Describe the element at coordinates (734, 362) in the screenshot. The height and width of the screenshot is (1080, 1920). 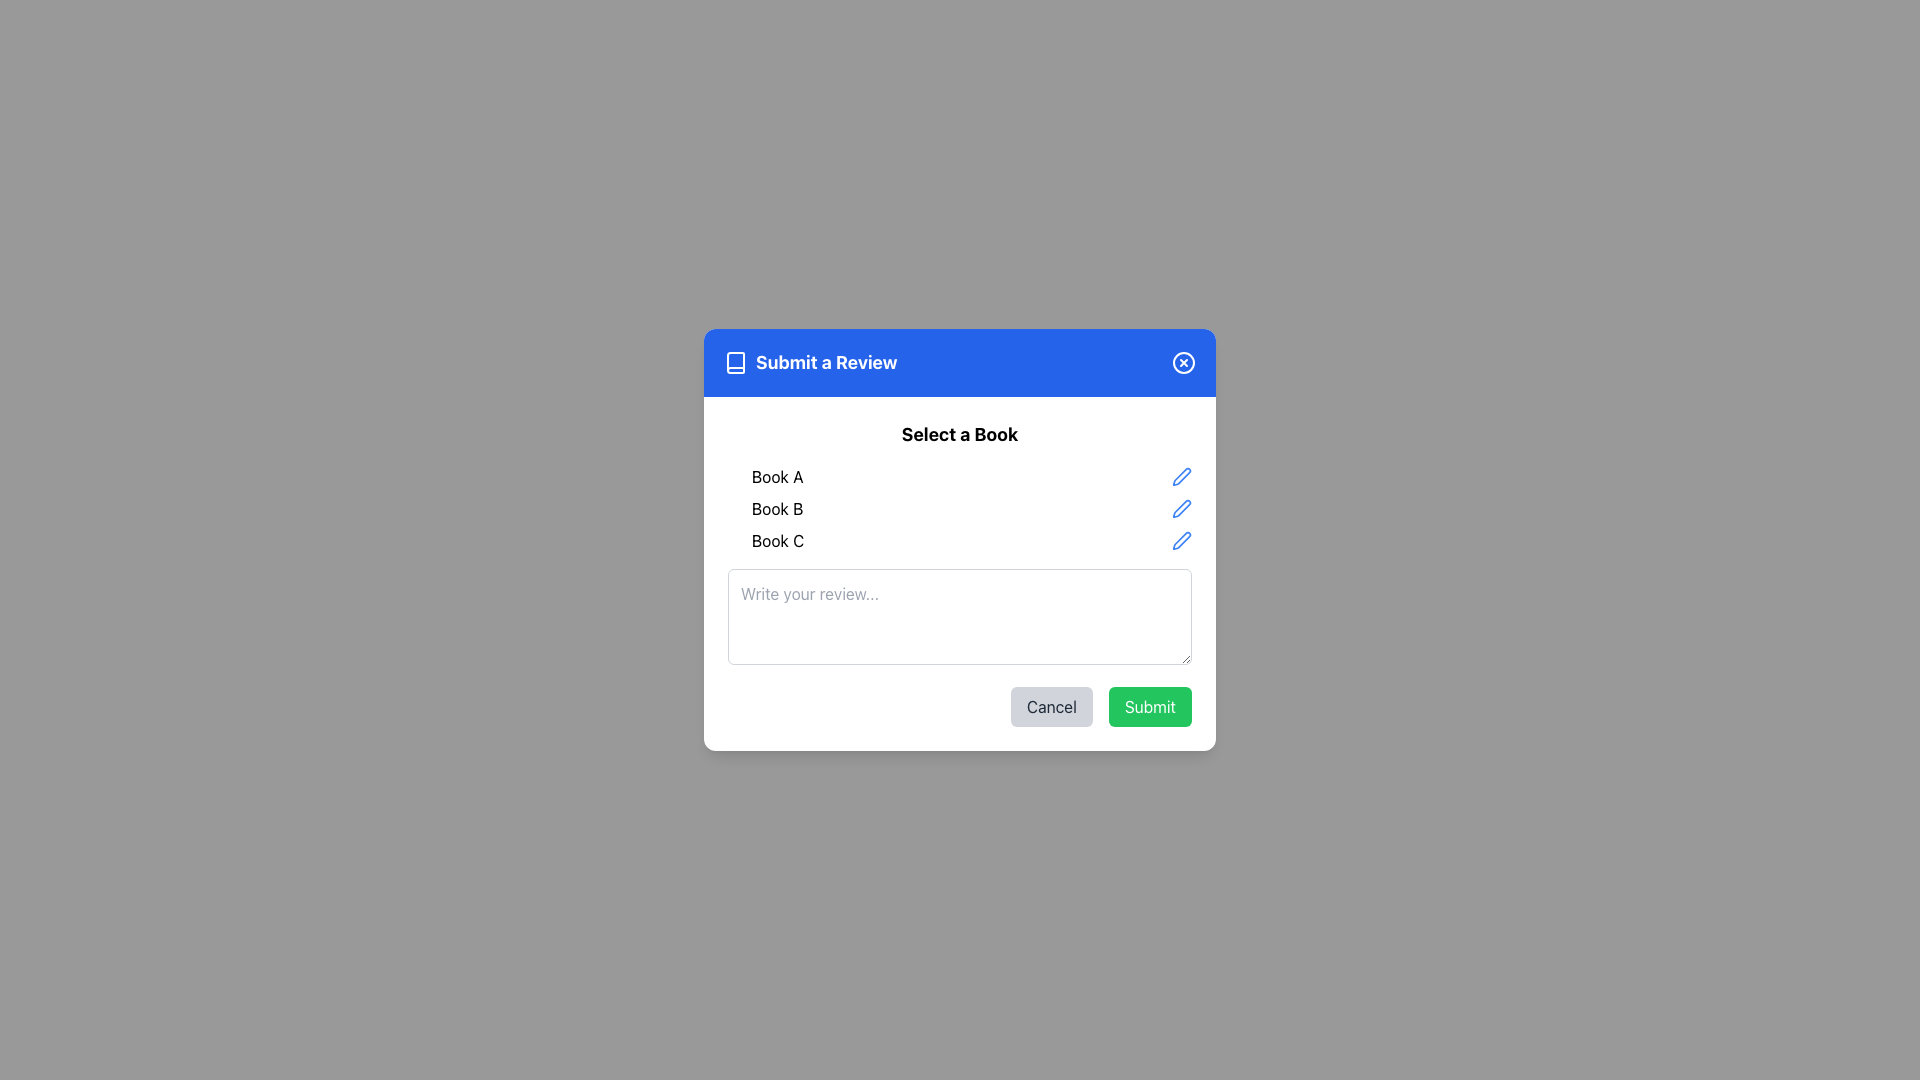
I see `the book icon located at the top left corner of the modal header, immediately to the left of the 'Submit a Review' text` at that location.